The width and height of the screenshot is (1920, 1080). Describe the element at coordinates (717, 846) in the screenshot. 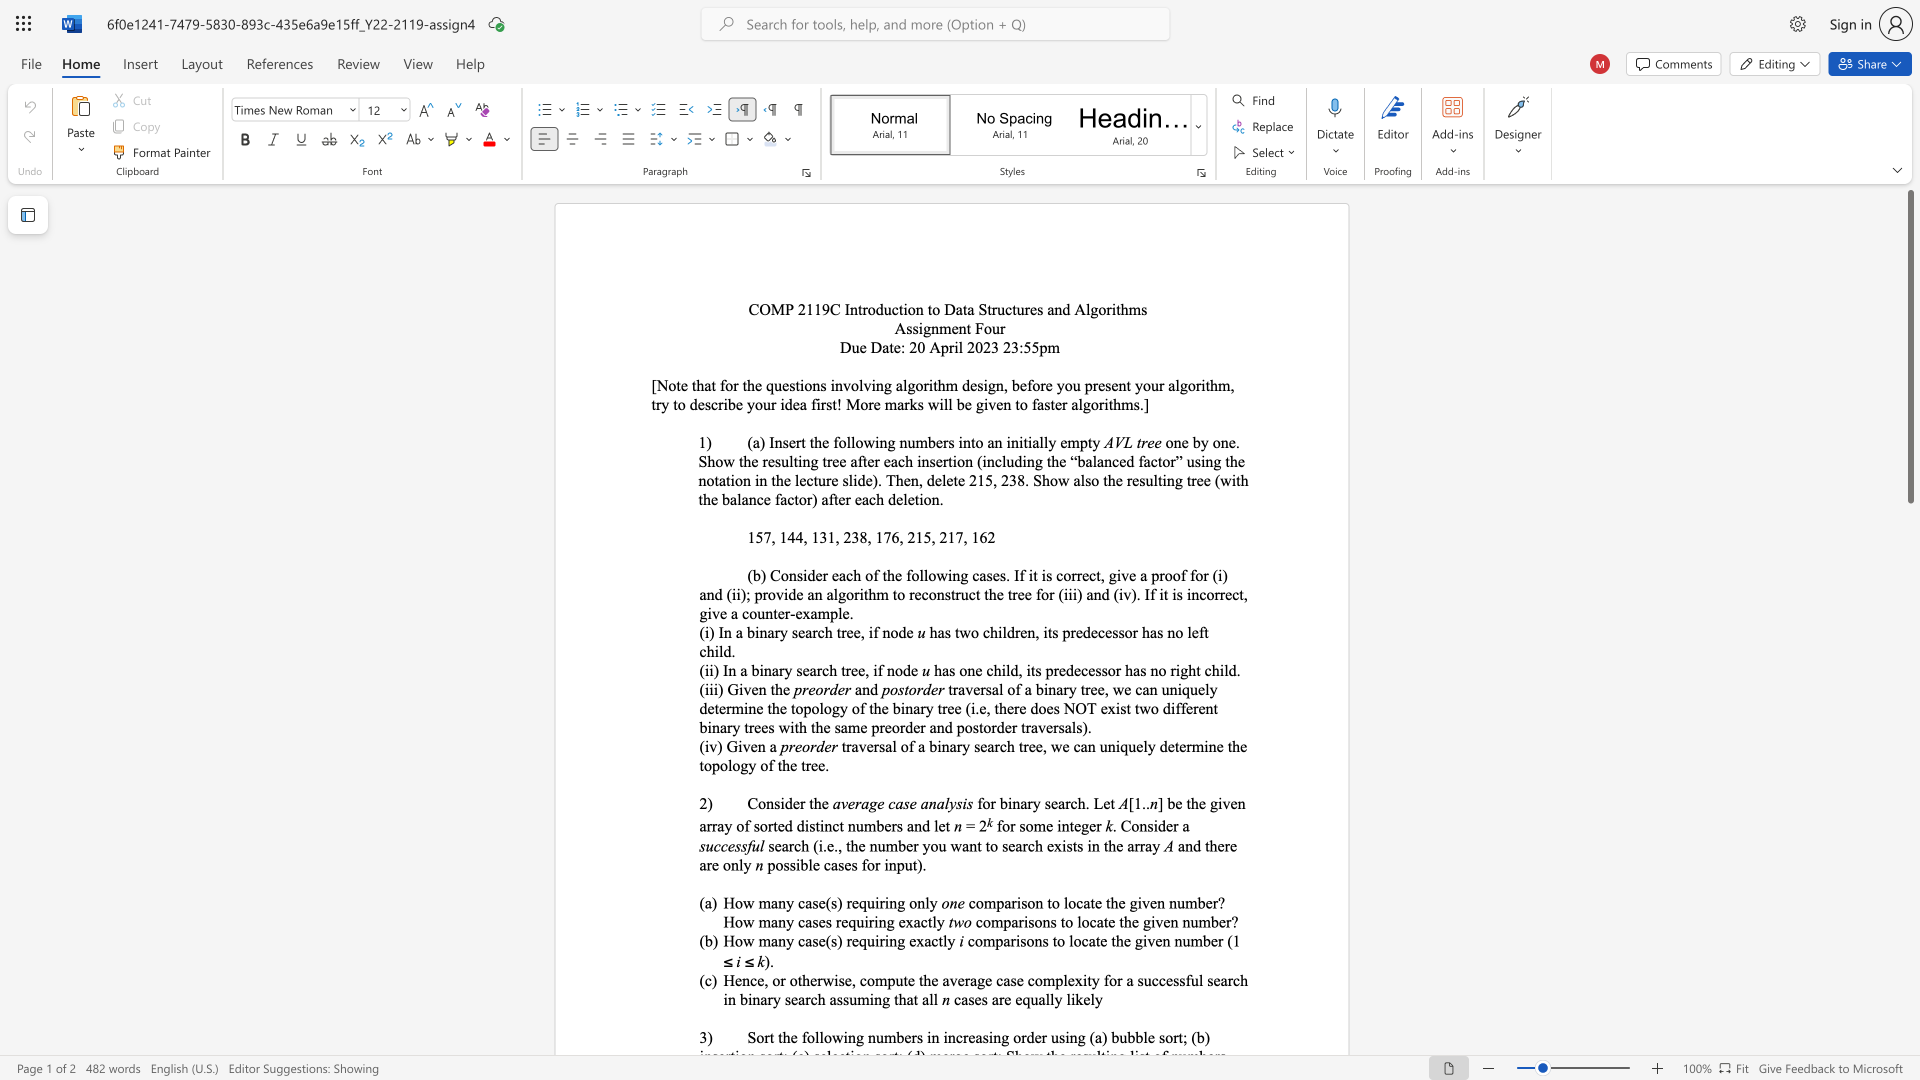

I see `the 1th character "c" in the text` at that location.